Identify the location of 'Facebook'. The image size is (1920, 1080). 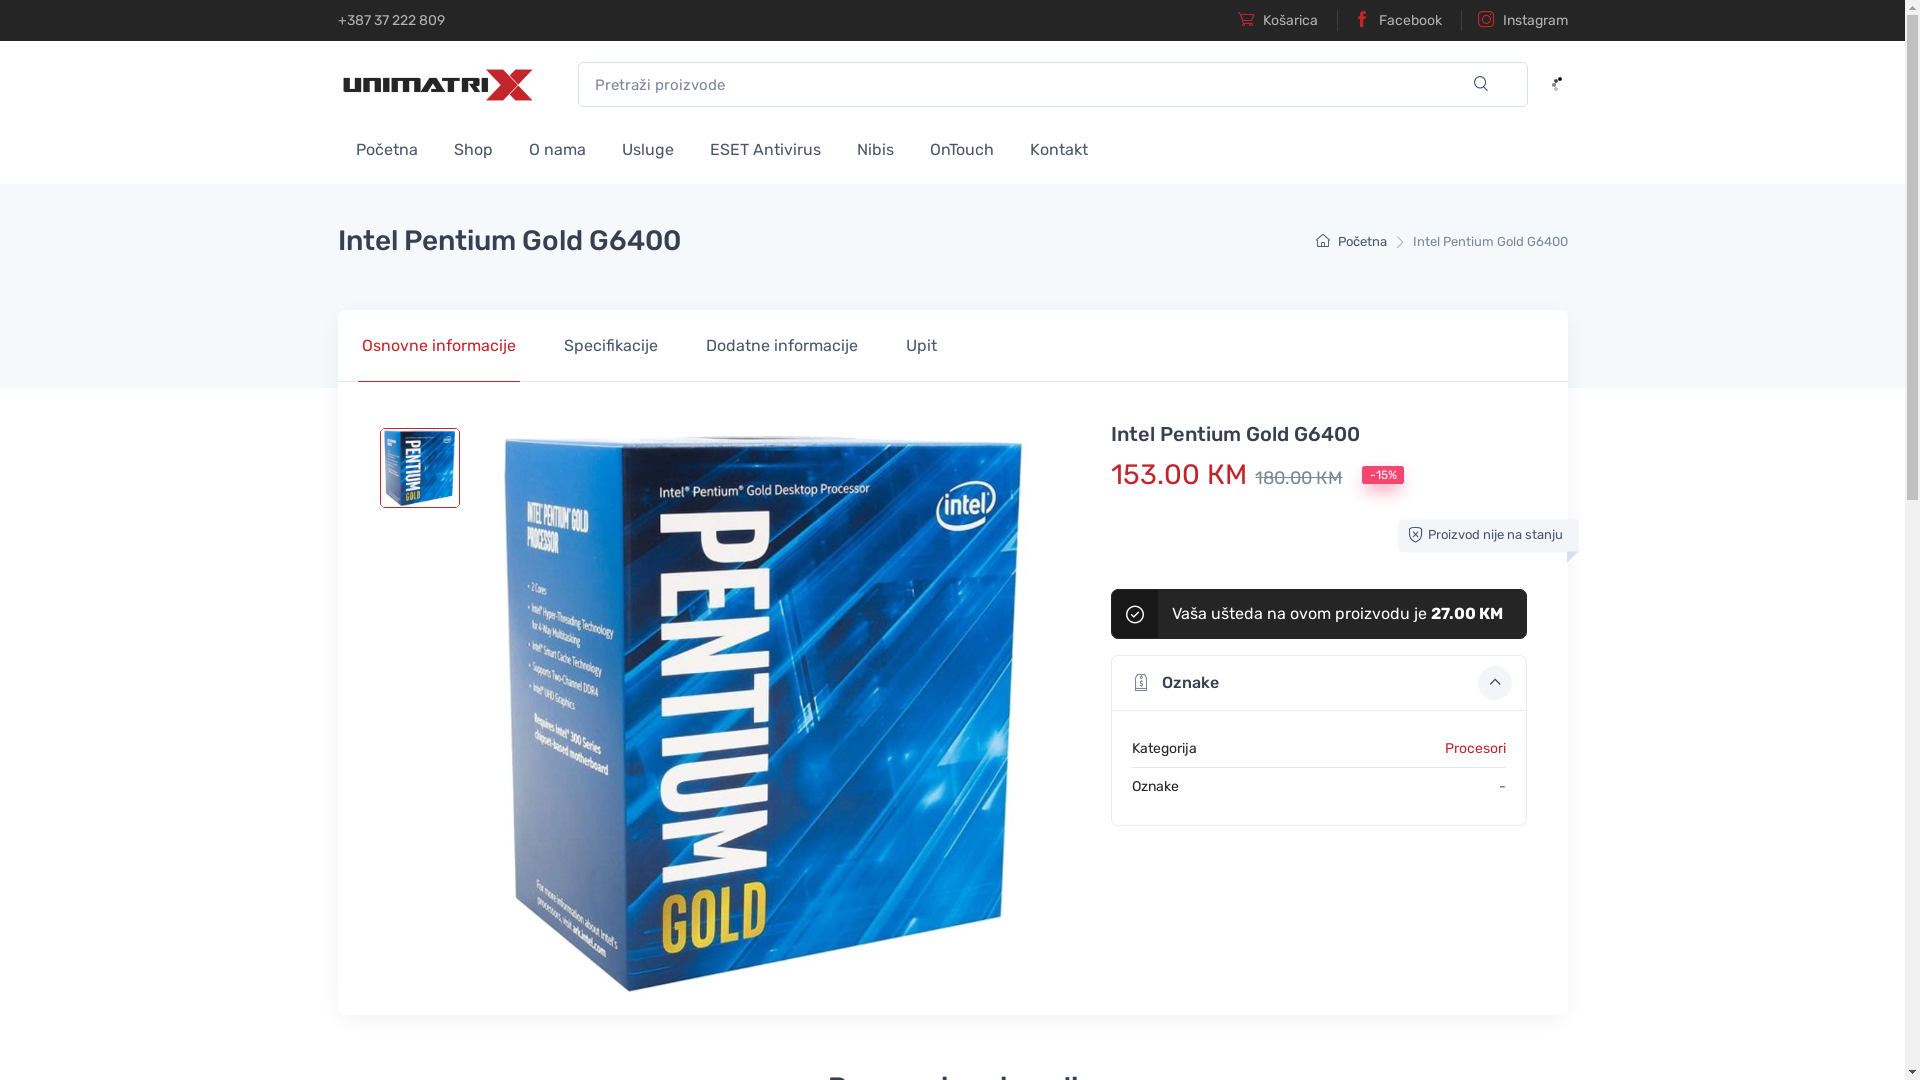
(1387, 20).